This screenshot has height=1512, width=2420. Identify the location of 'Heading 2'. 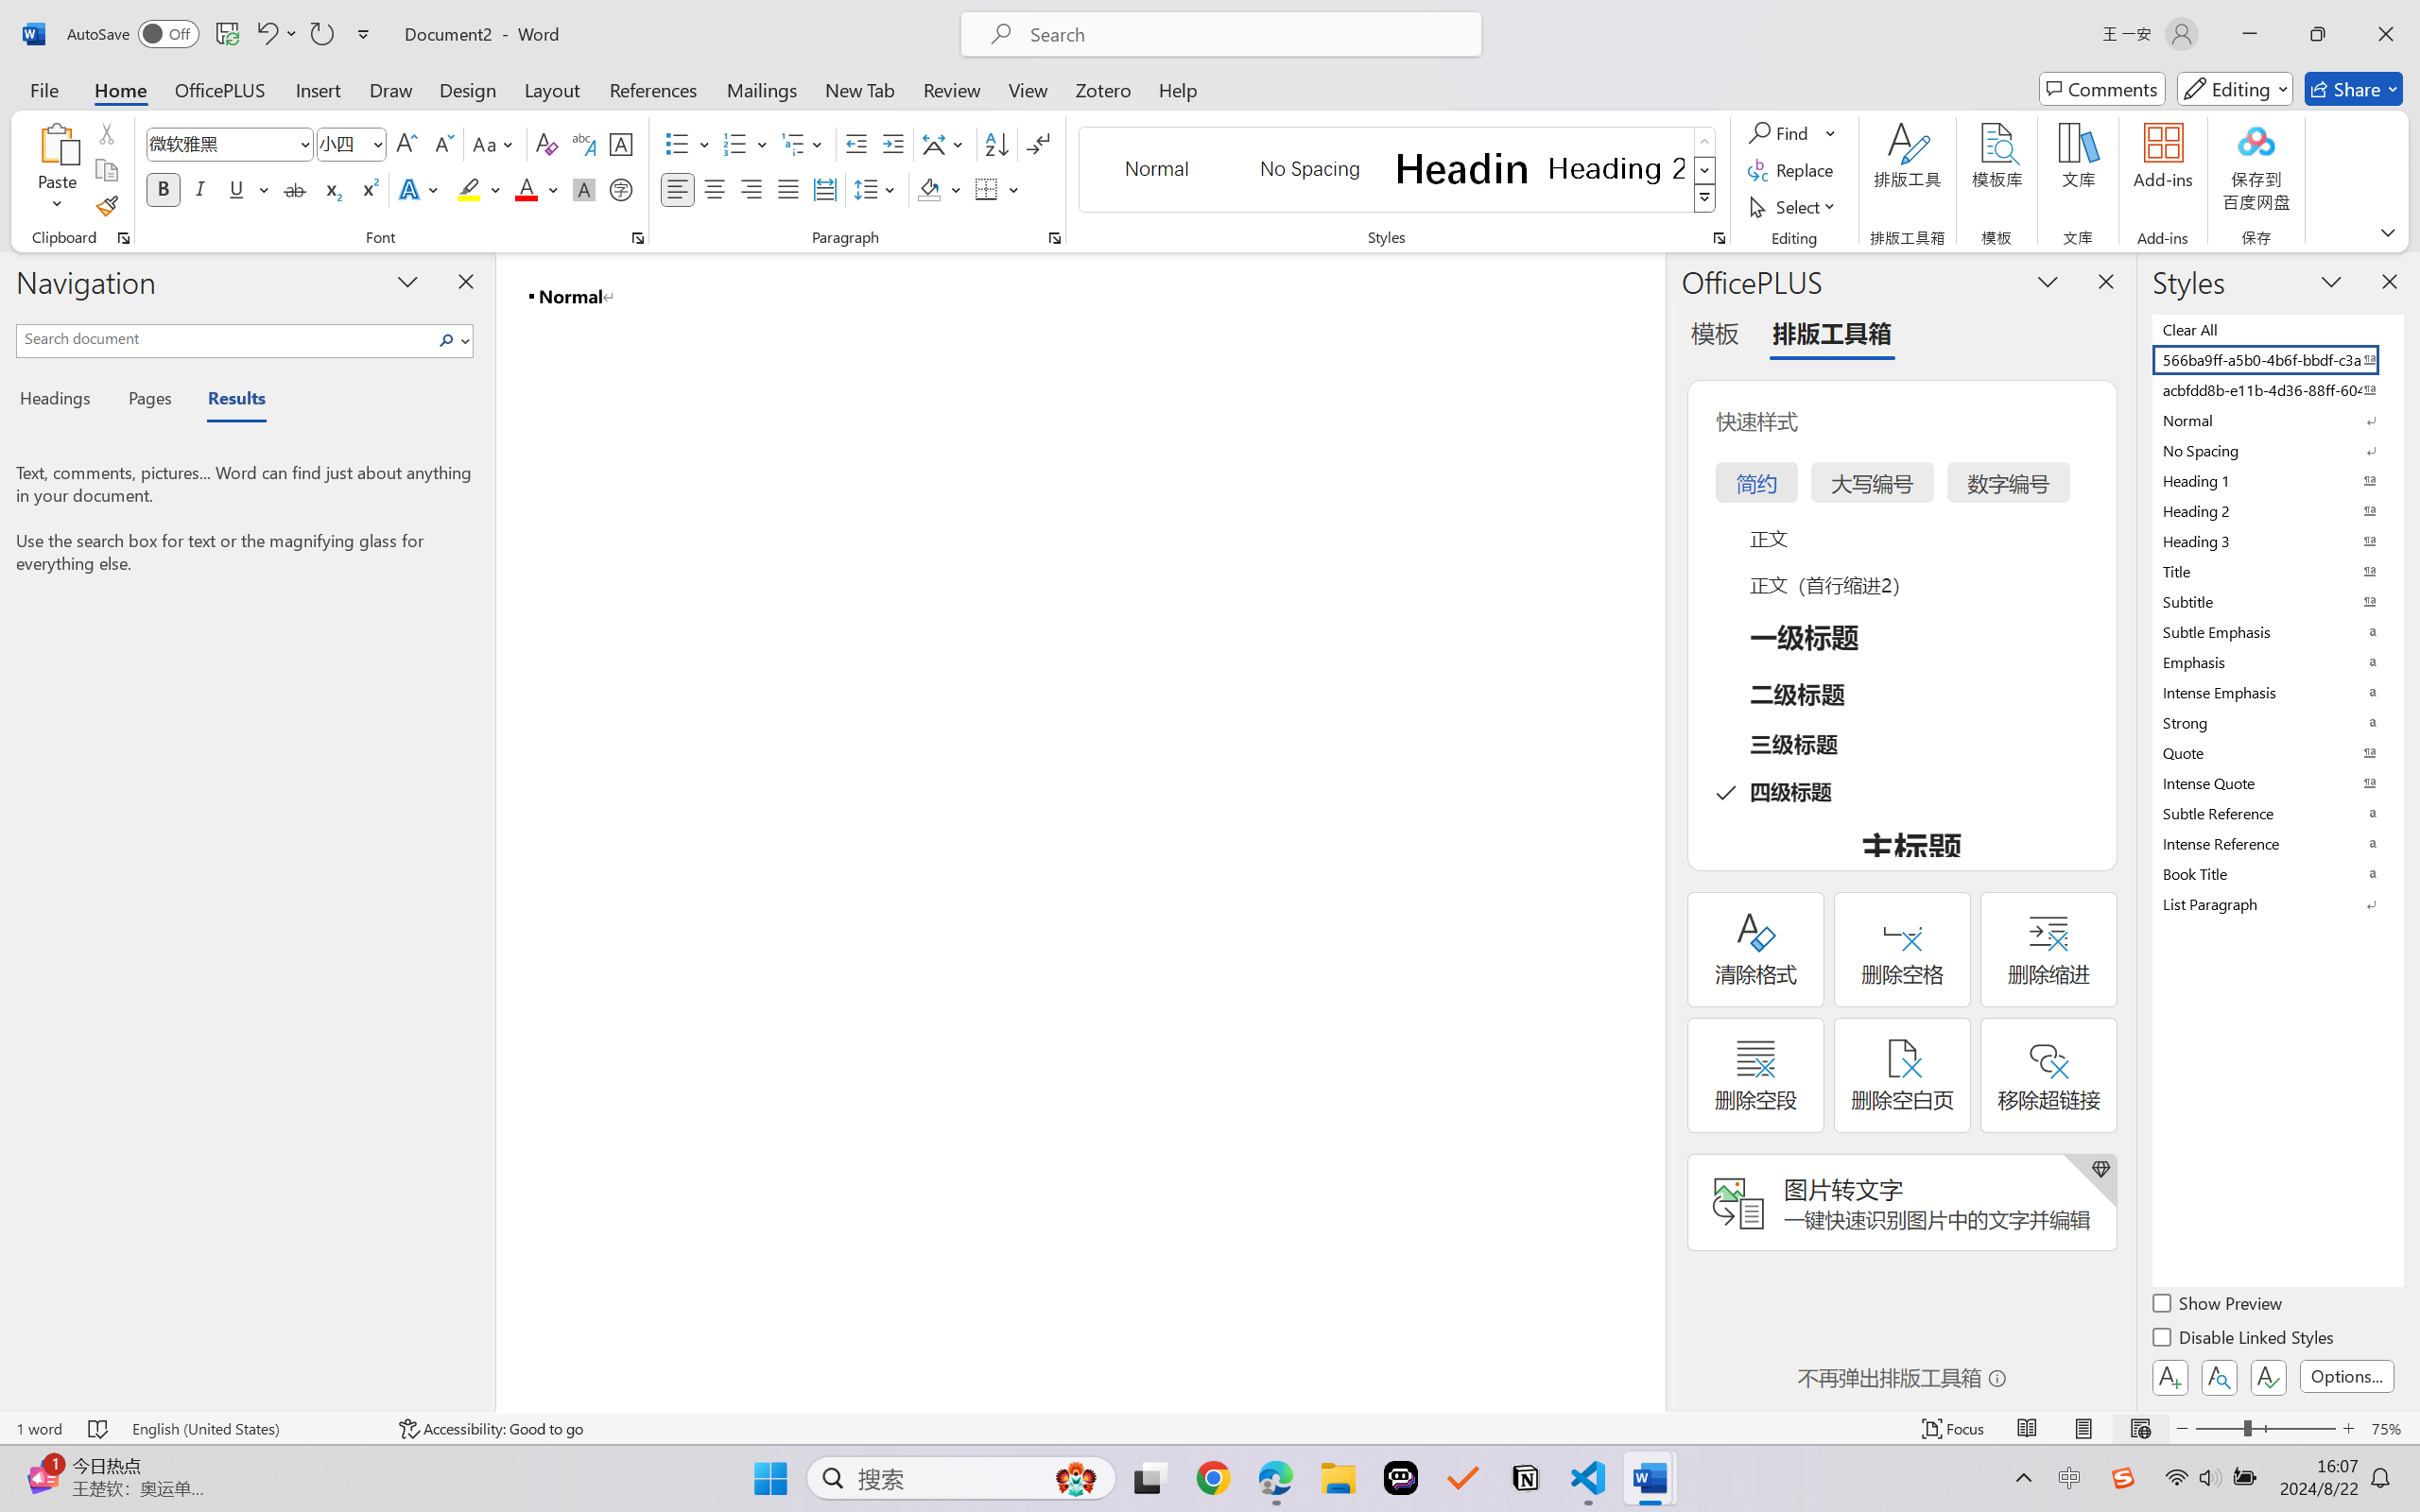
(1616, 168).